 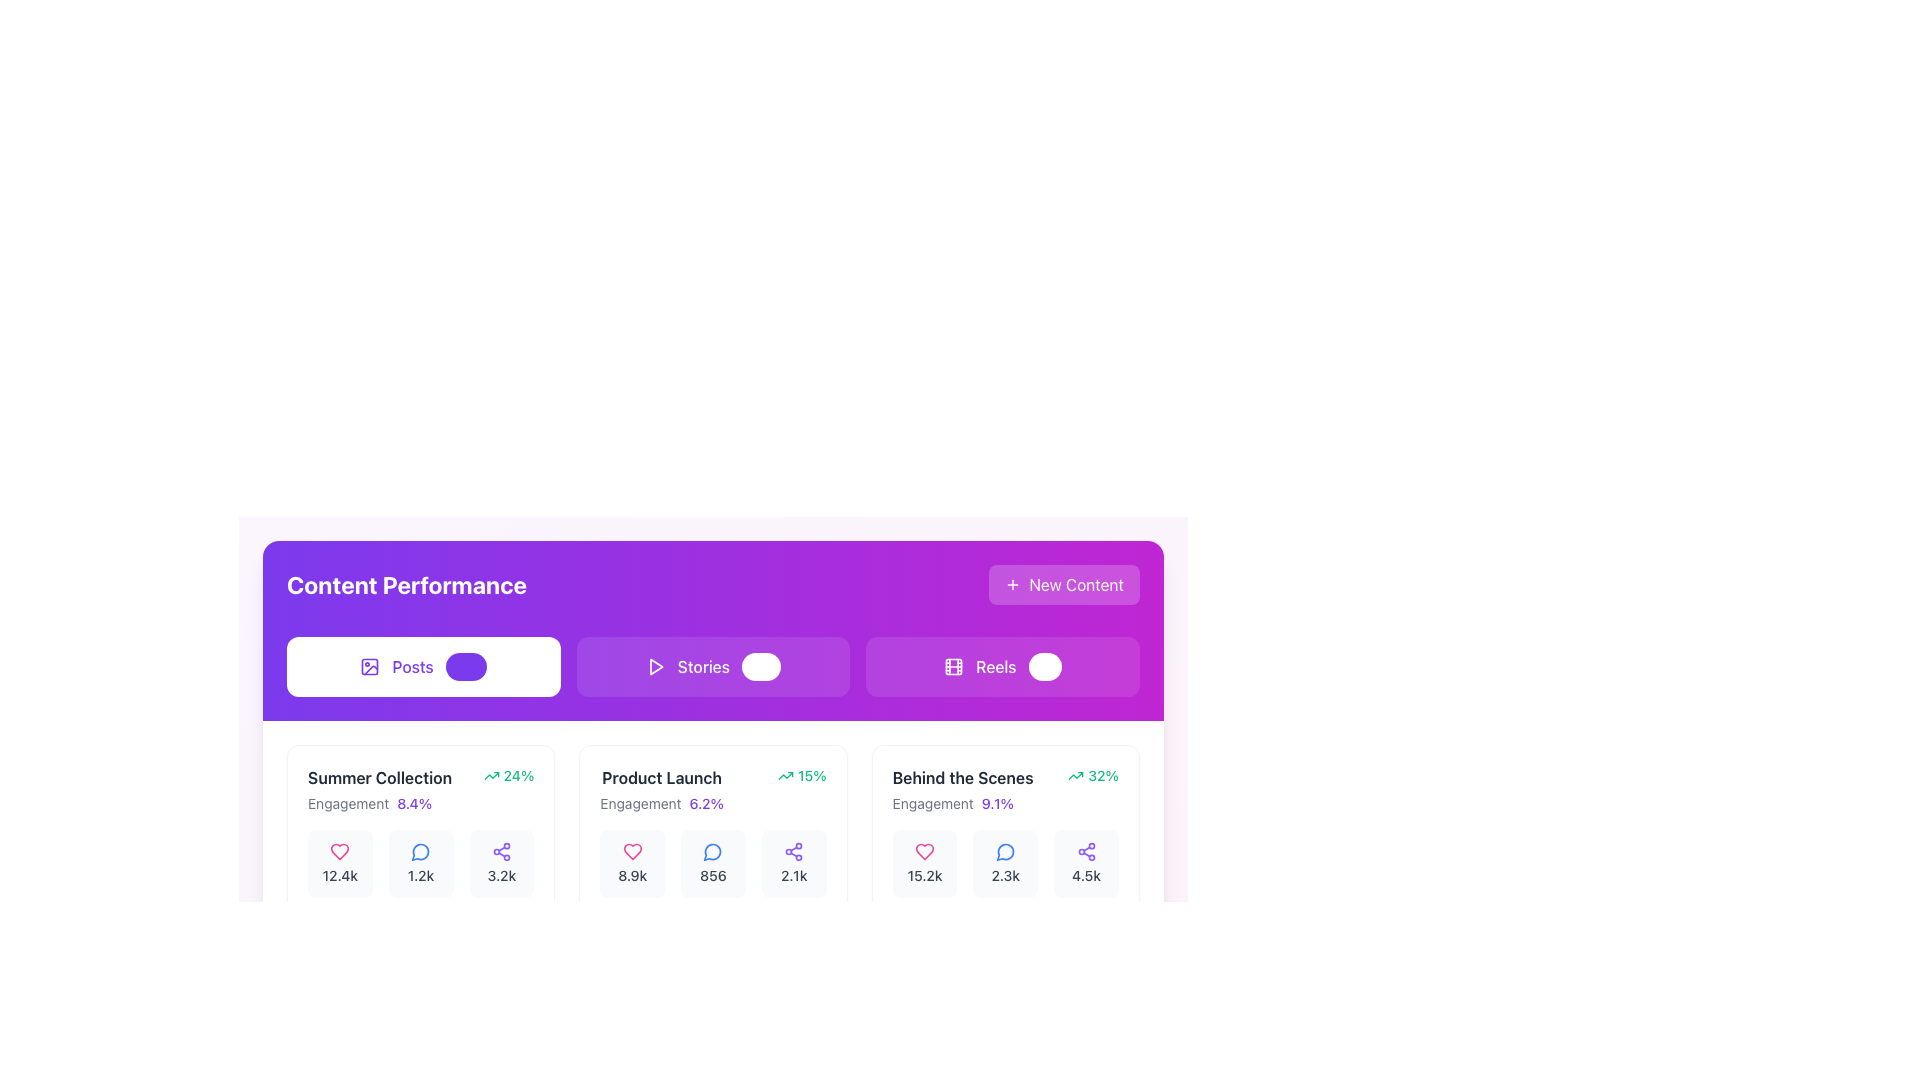 I want to click on the text label indicating a 32% value associated with the 'Behind the Scenes' content, positioned to the right of the trending-up arrow icon, so click(x=1102, y=774).